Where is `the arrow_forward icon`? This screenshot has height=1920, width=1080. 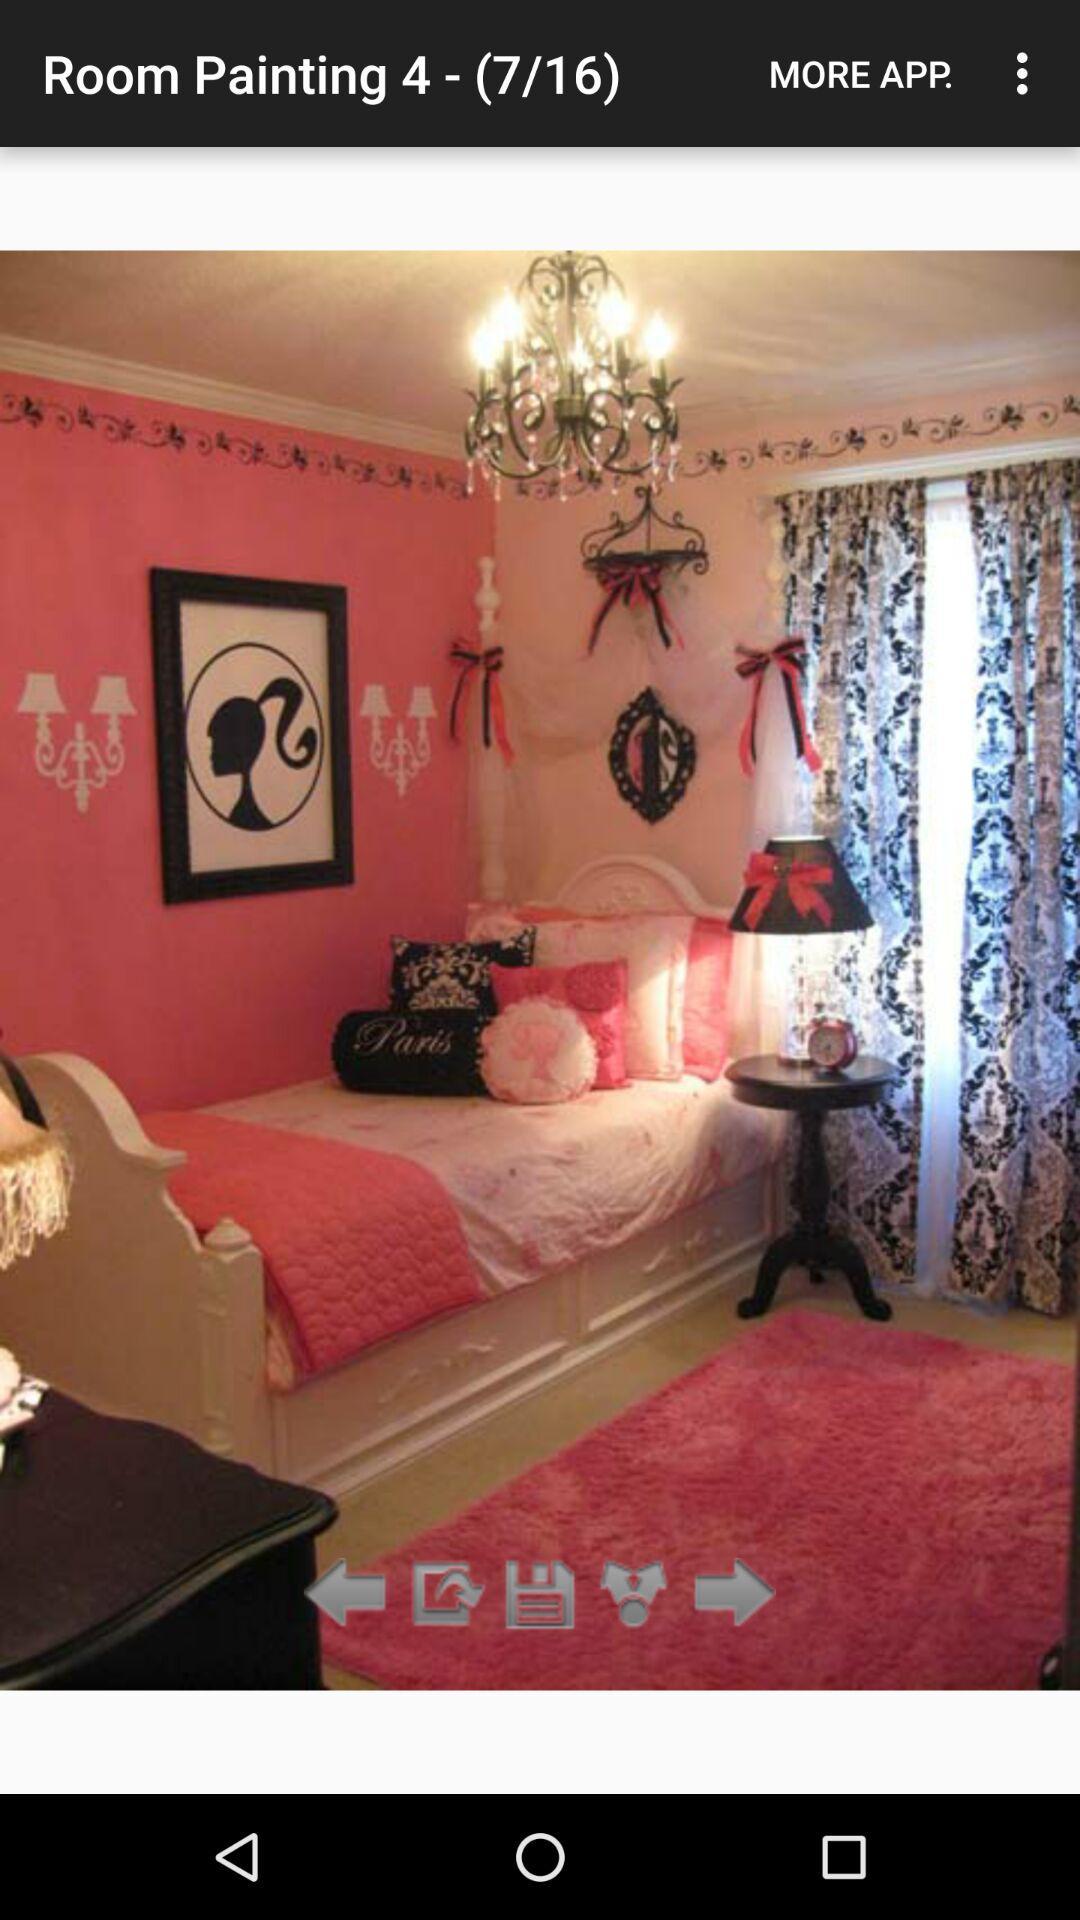 the arrow_forward icon is located at coordinates (729, 1593).